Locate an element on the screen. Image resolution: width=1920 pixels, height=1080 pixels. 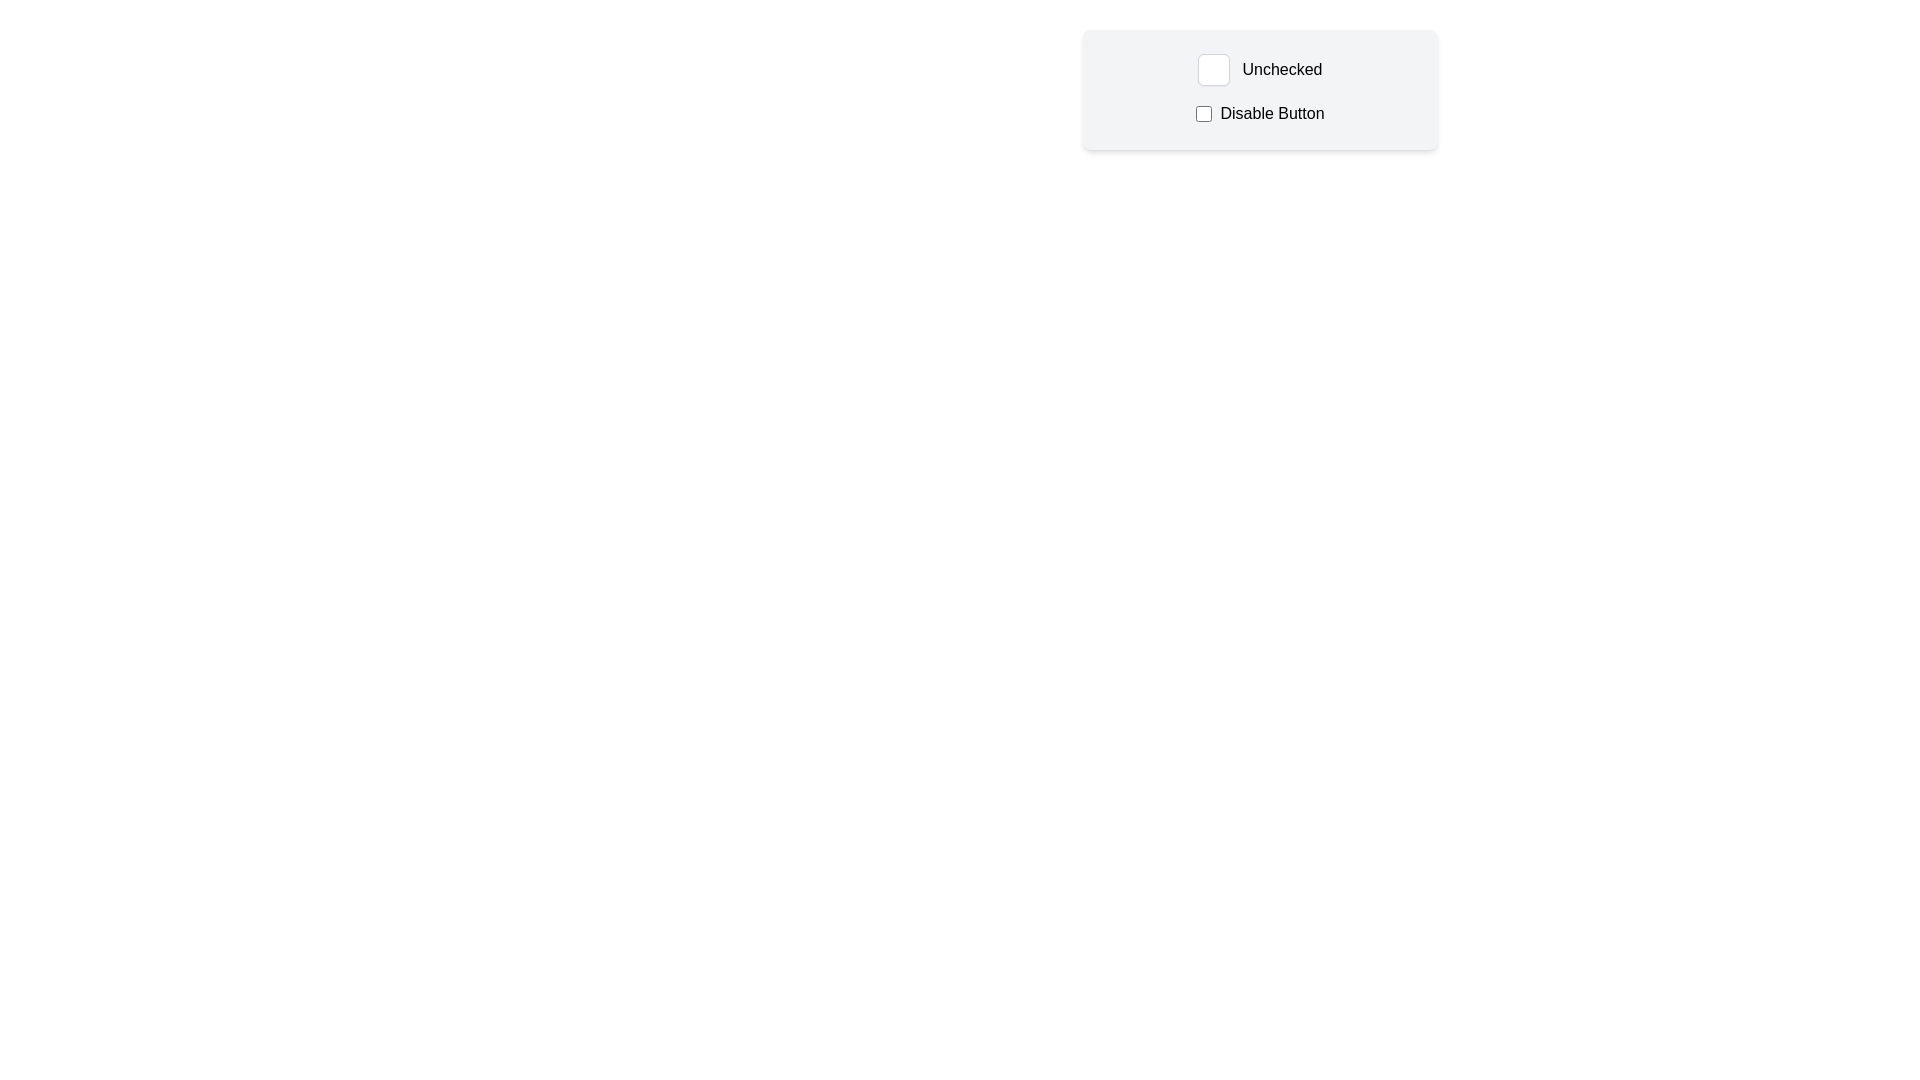
label text 'Disable Button' adjacent to the checkbox in the light gray background area is located at coordinates (1259, 114).